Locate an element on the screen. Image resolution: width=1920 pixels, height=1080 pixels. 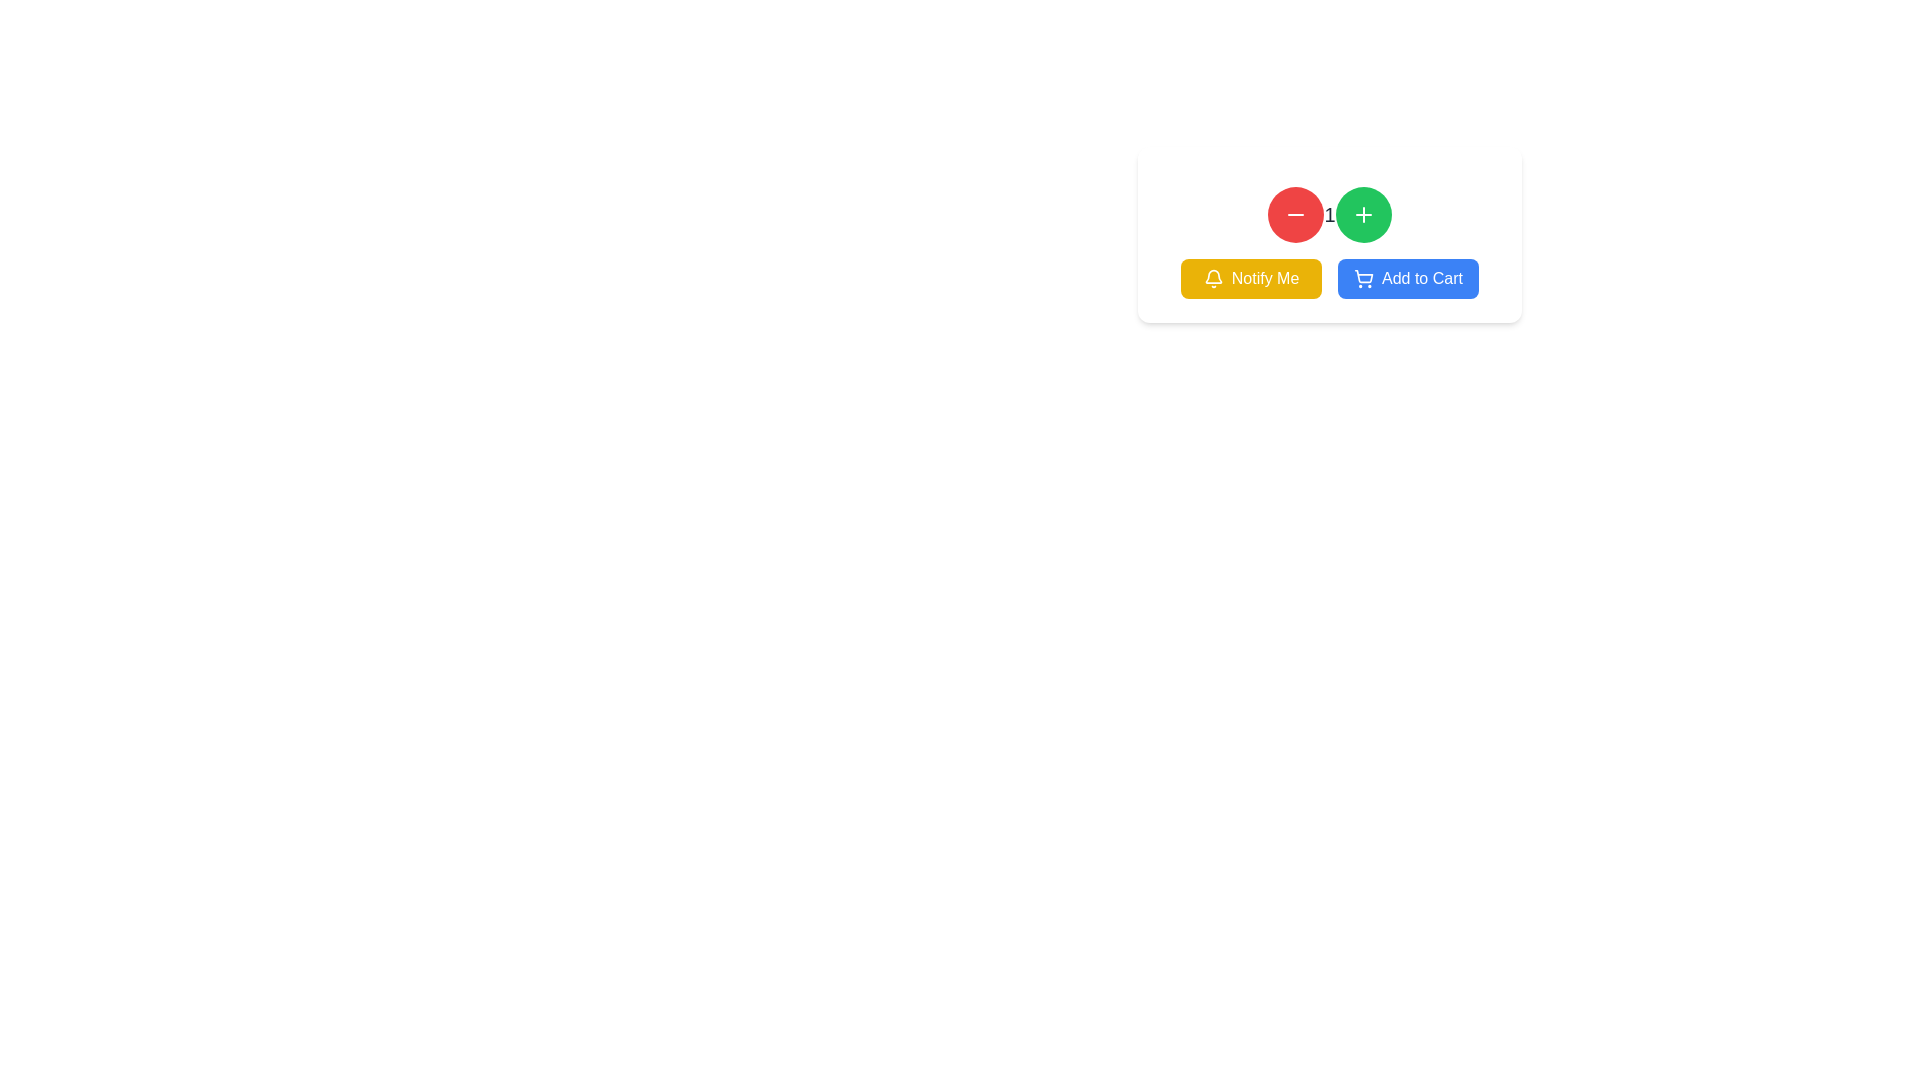
the notification icon located on the left side of the 'Notify Me' button, which symbolizes notifications or alerts is located at coordinates (1212, 278).